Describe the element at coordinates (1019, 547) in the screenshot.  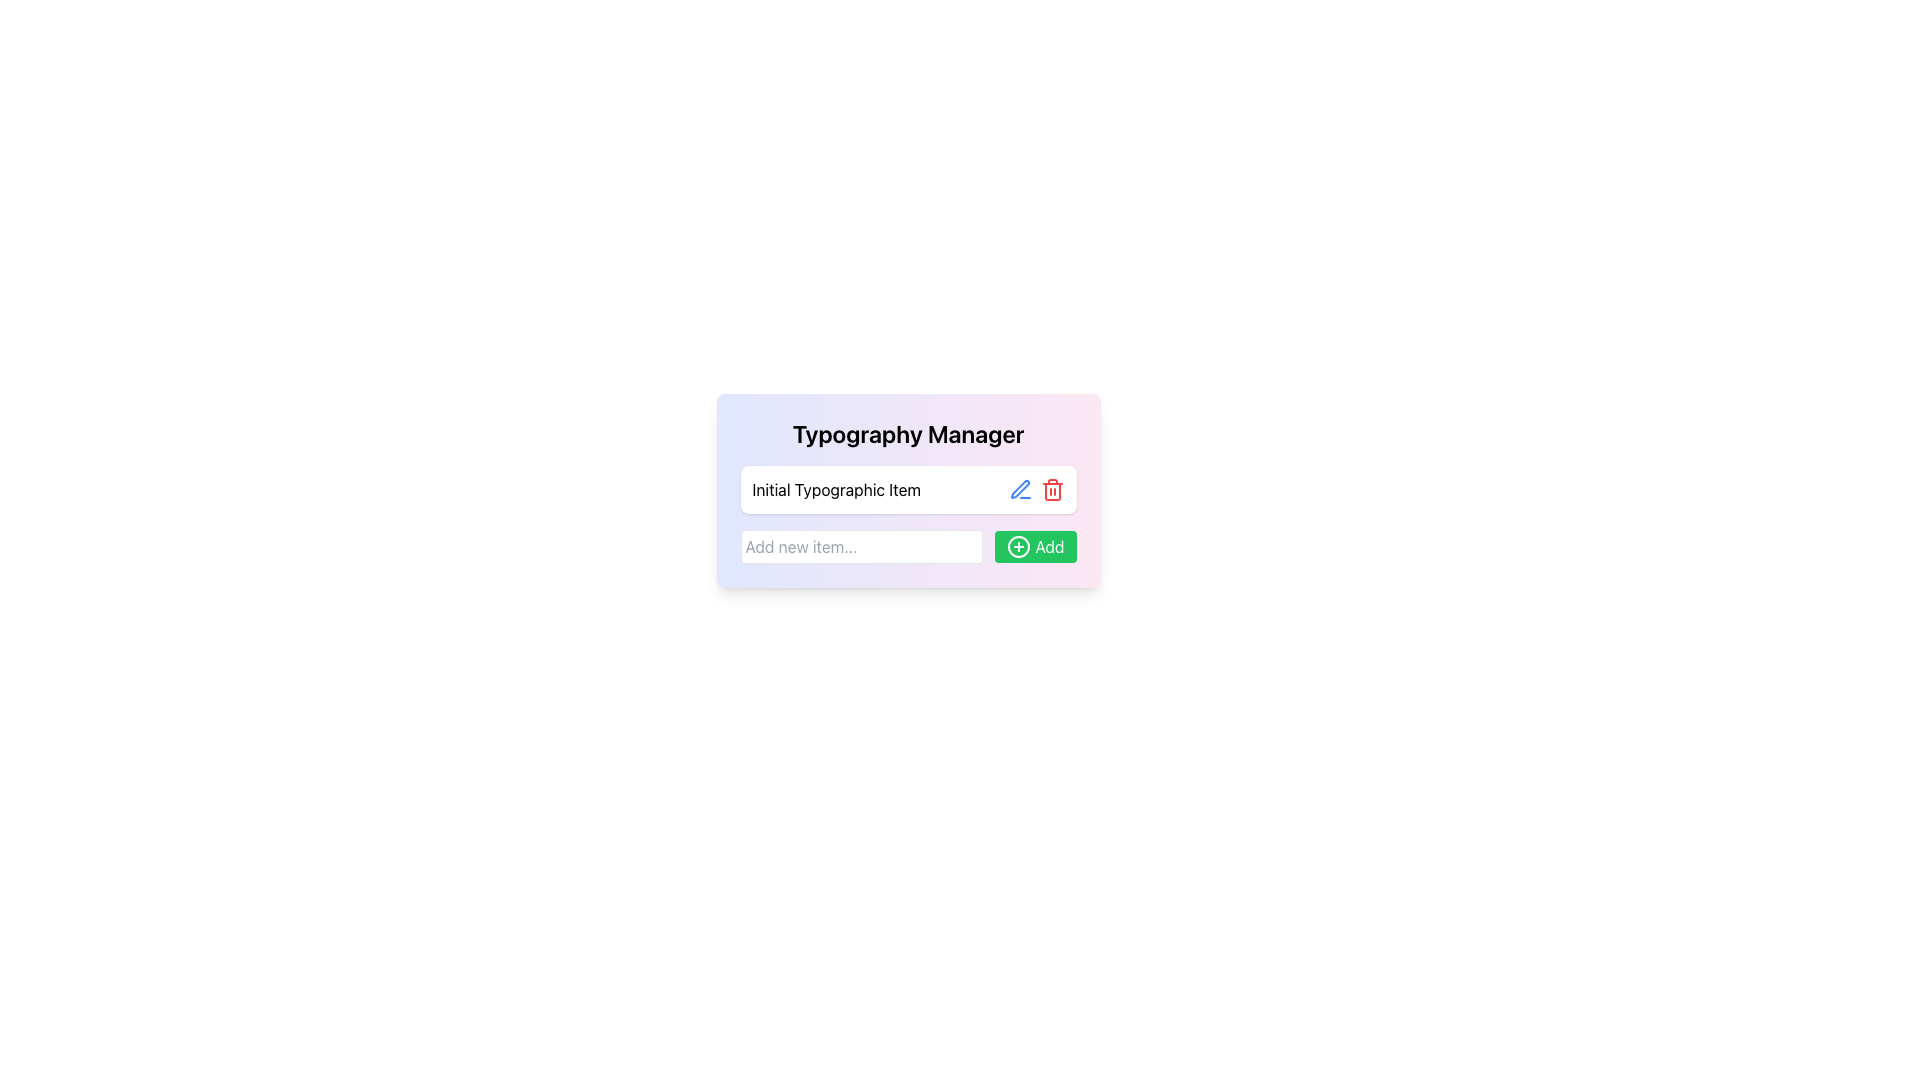
I see `circular '+' icon within the green 'Add' button located at the bottom-right corner of the 'Typography Manager' panel using developer tools` at that location.